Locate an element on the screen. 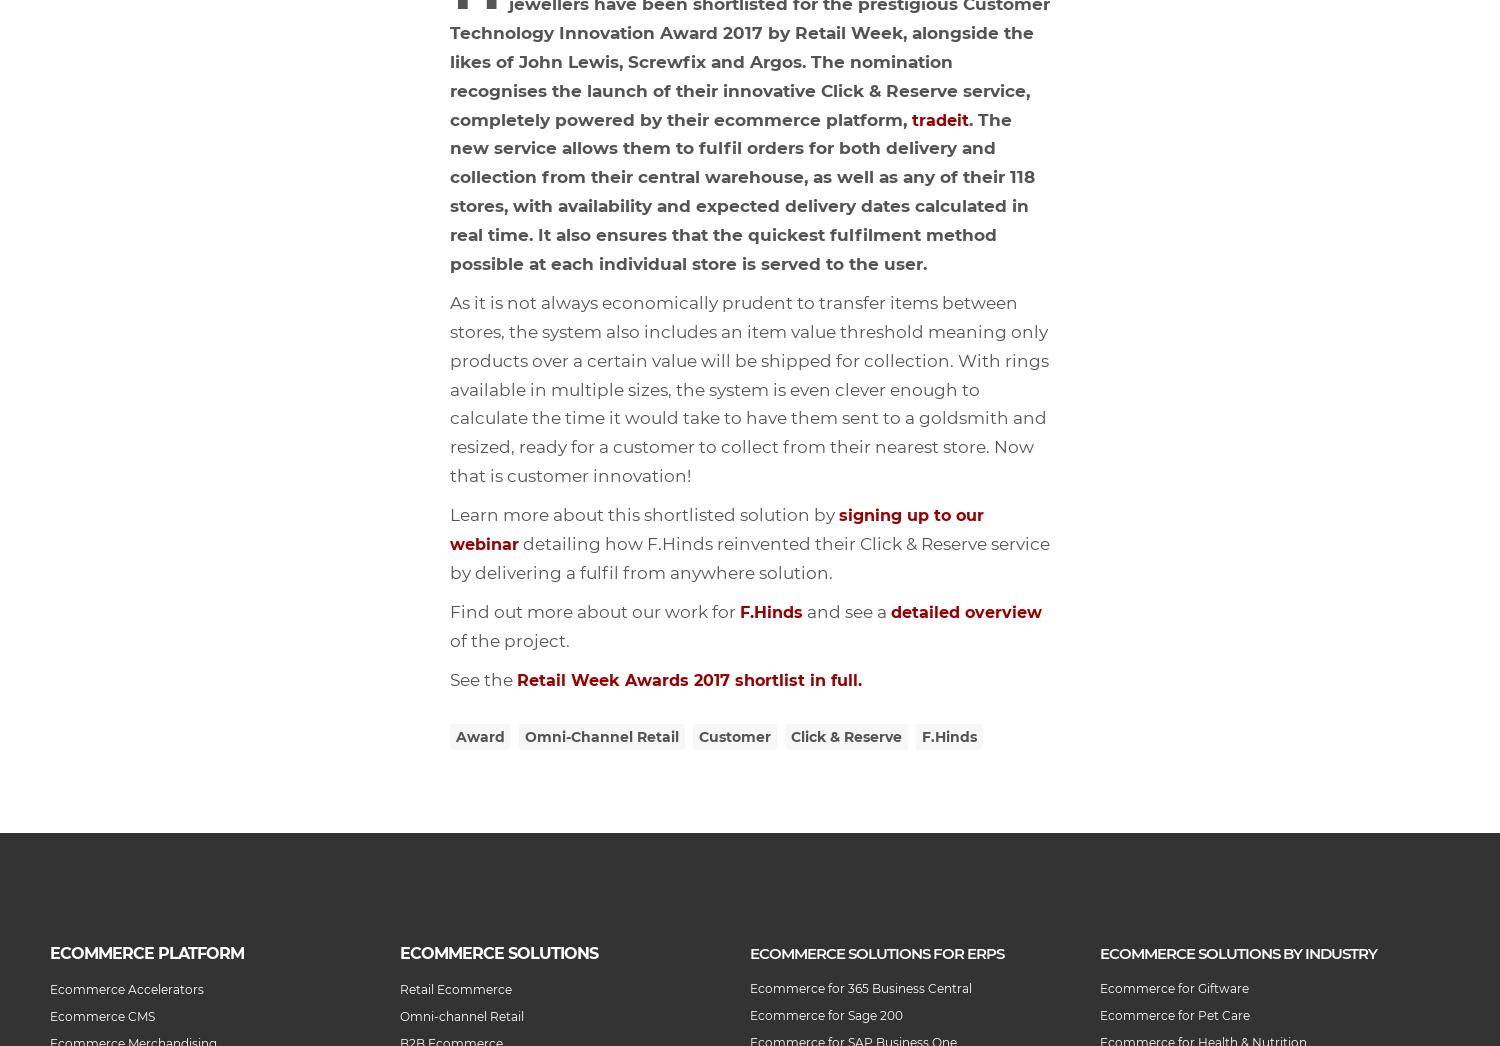  'Multi-site ecommerce and your online strategy' is located at coordinates (0, 46).